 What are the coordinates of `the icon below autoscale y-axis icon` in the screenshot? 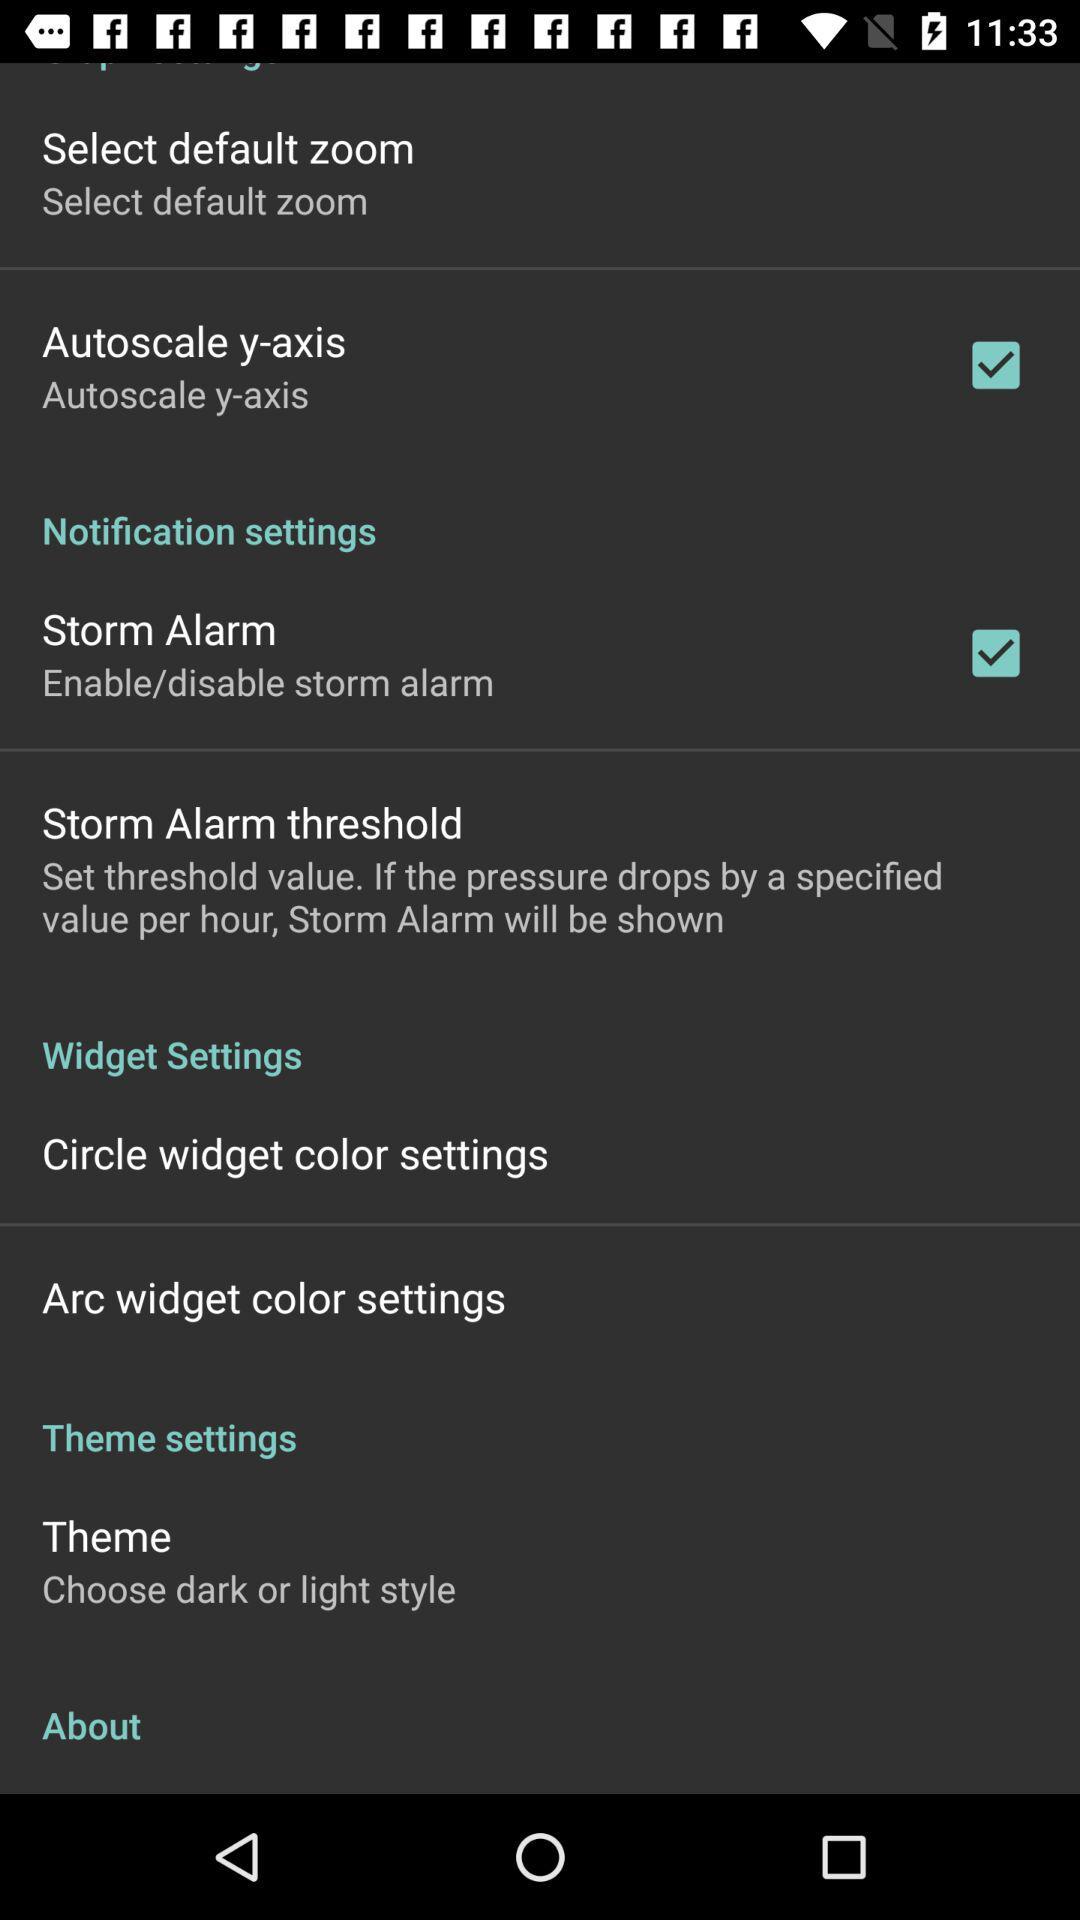 It's located at (540, 509).